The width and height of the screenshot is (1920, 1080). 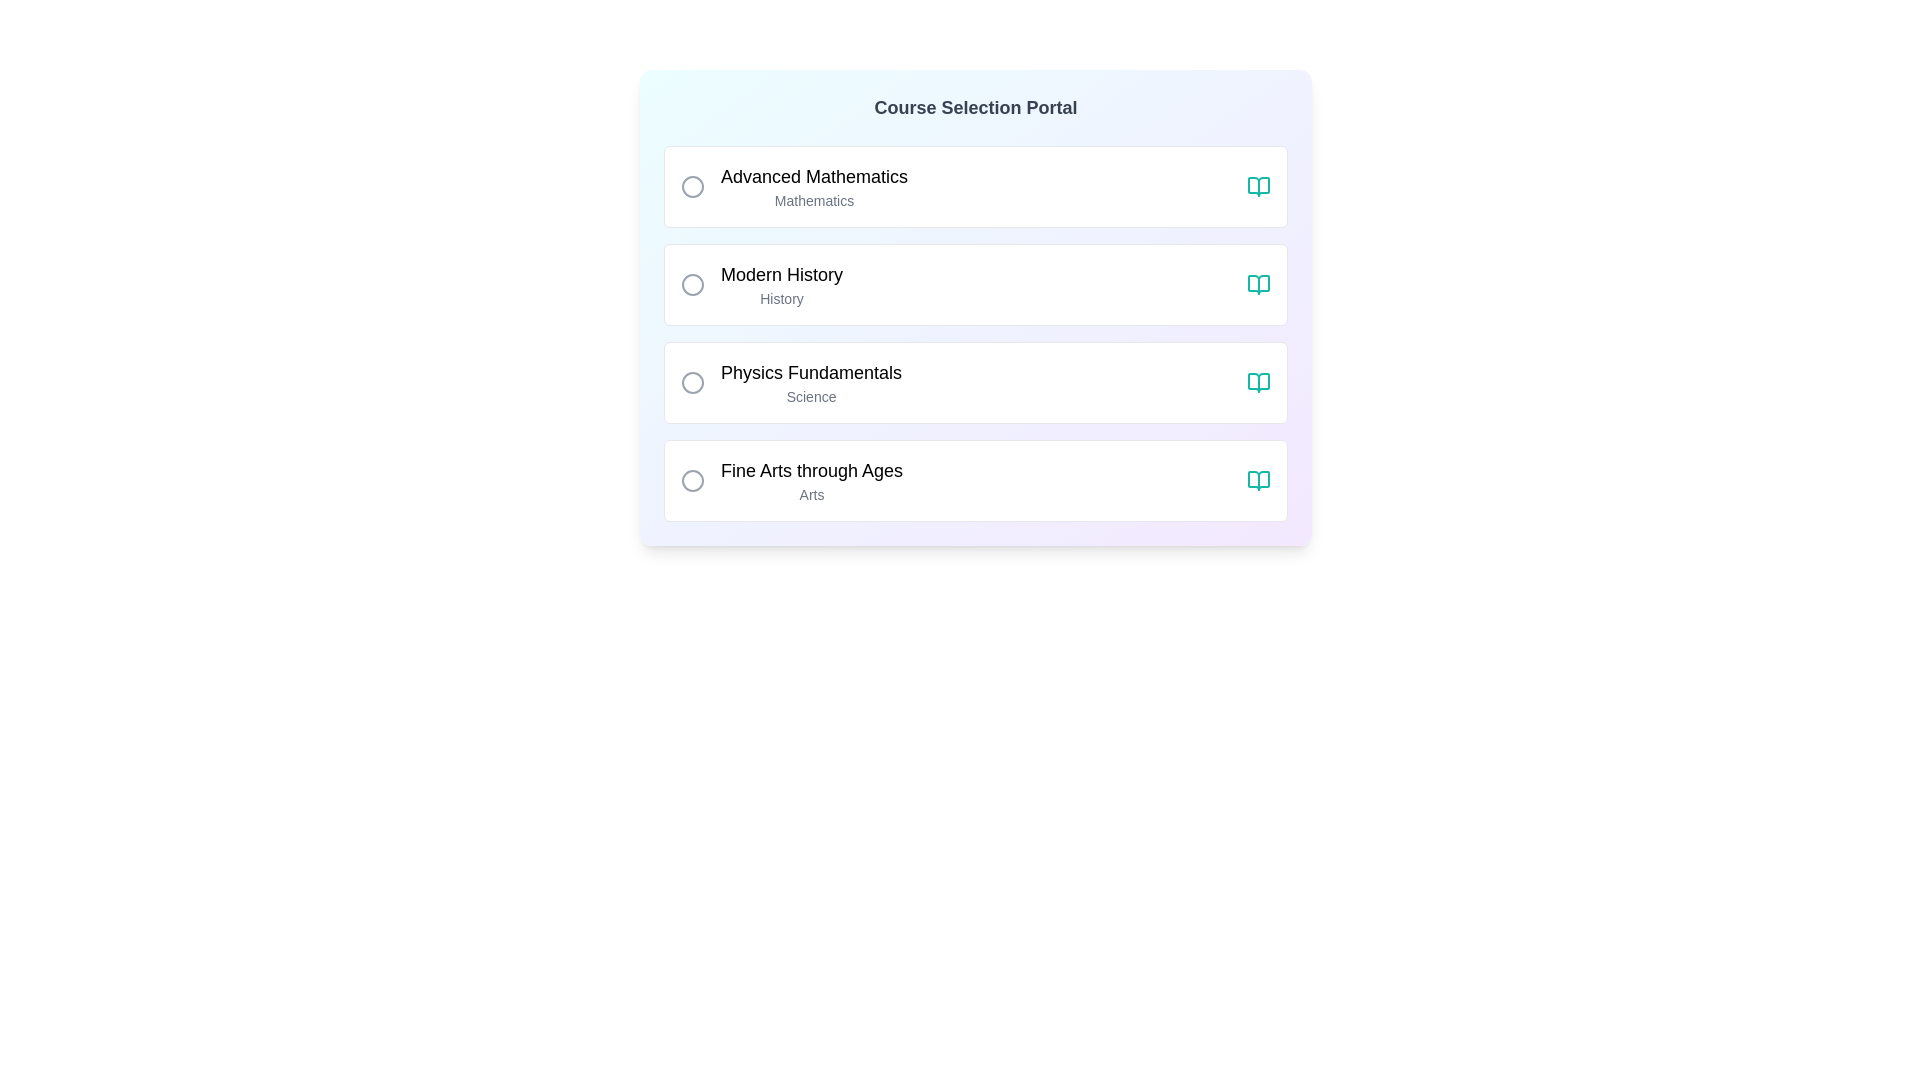 I want to click on the circular radio button for the course labeled 'Modern History', so click(x=692, y=285).